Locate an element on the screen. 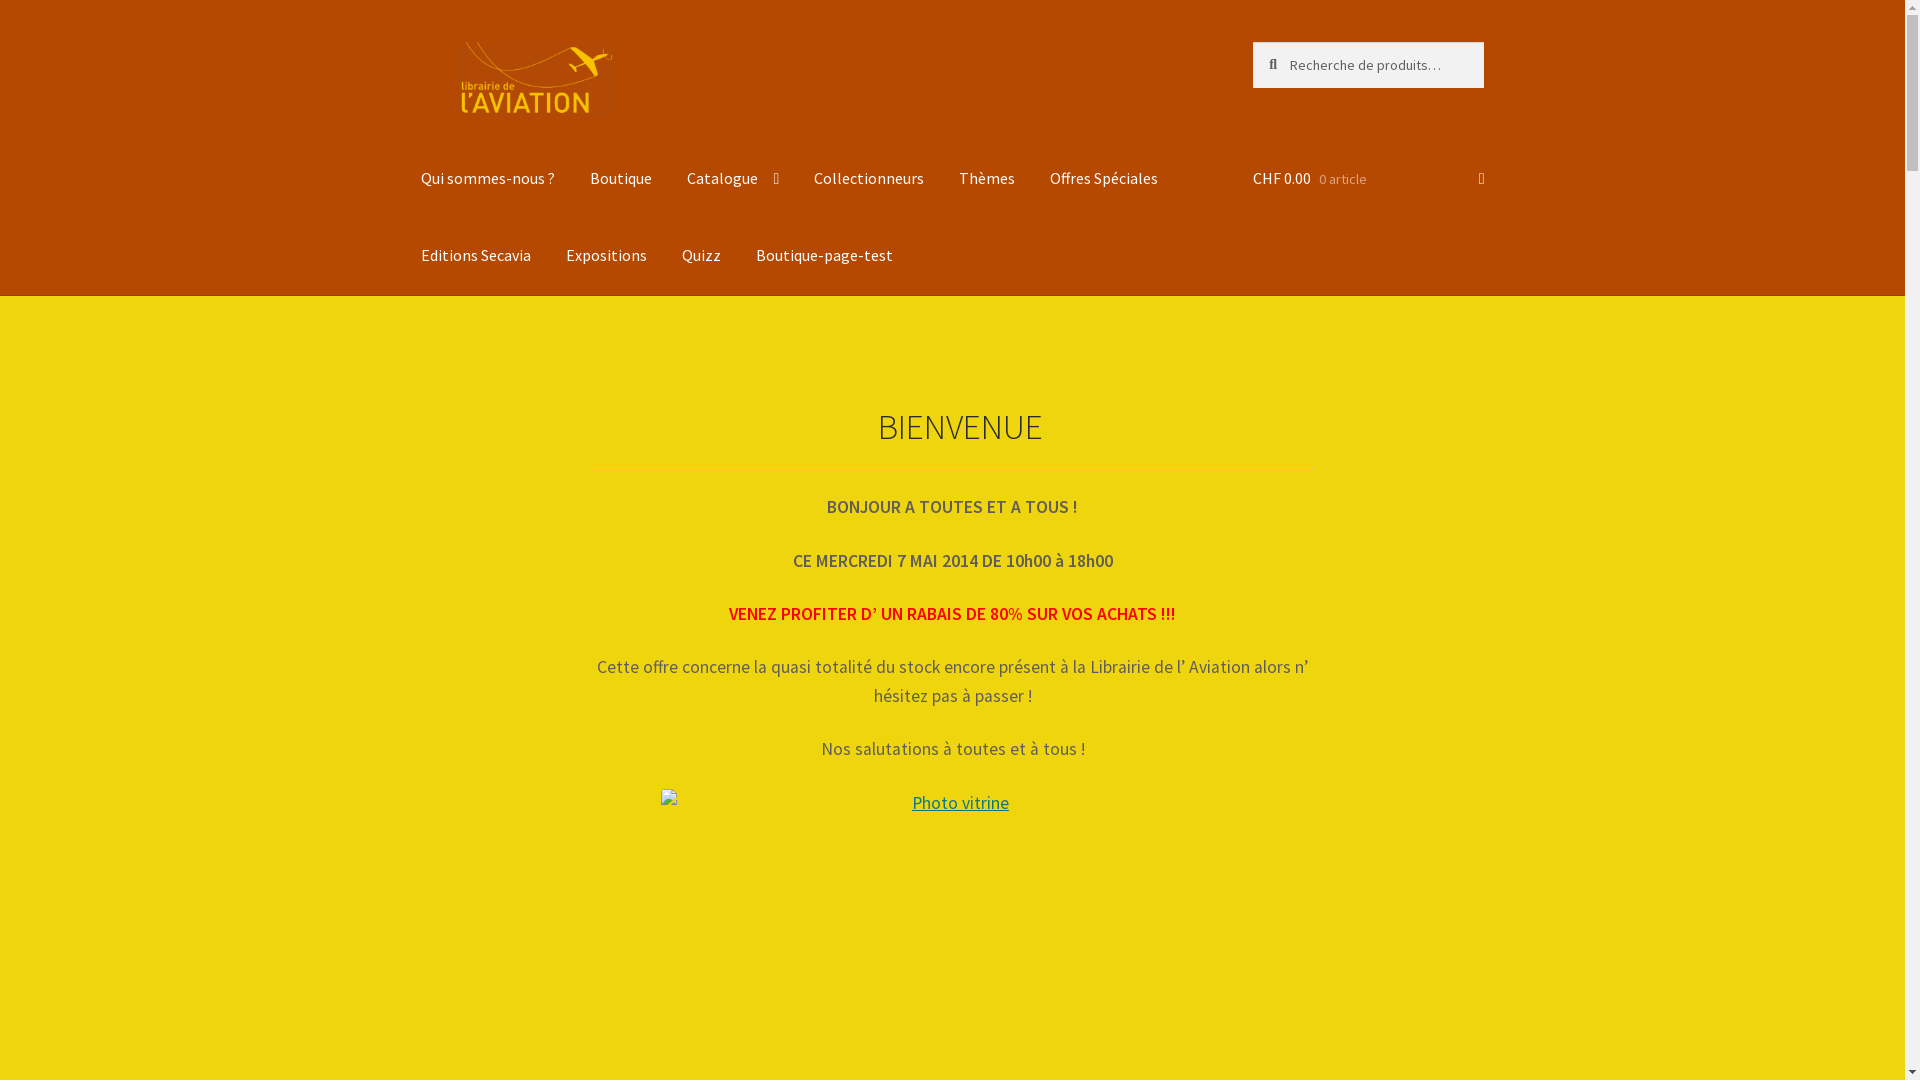 Image resolution: width=1920 pixels, height=1080 pixels. 'CHF 0.00 0 article' is located at coordinates (1251, 177).